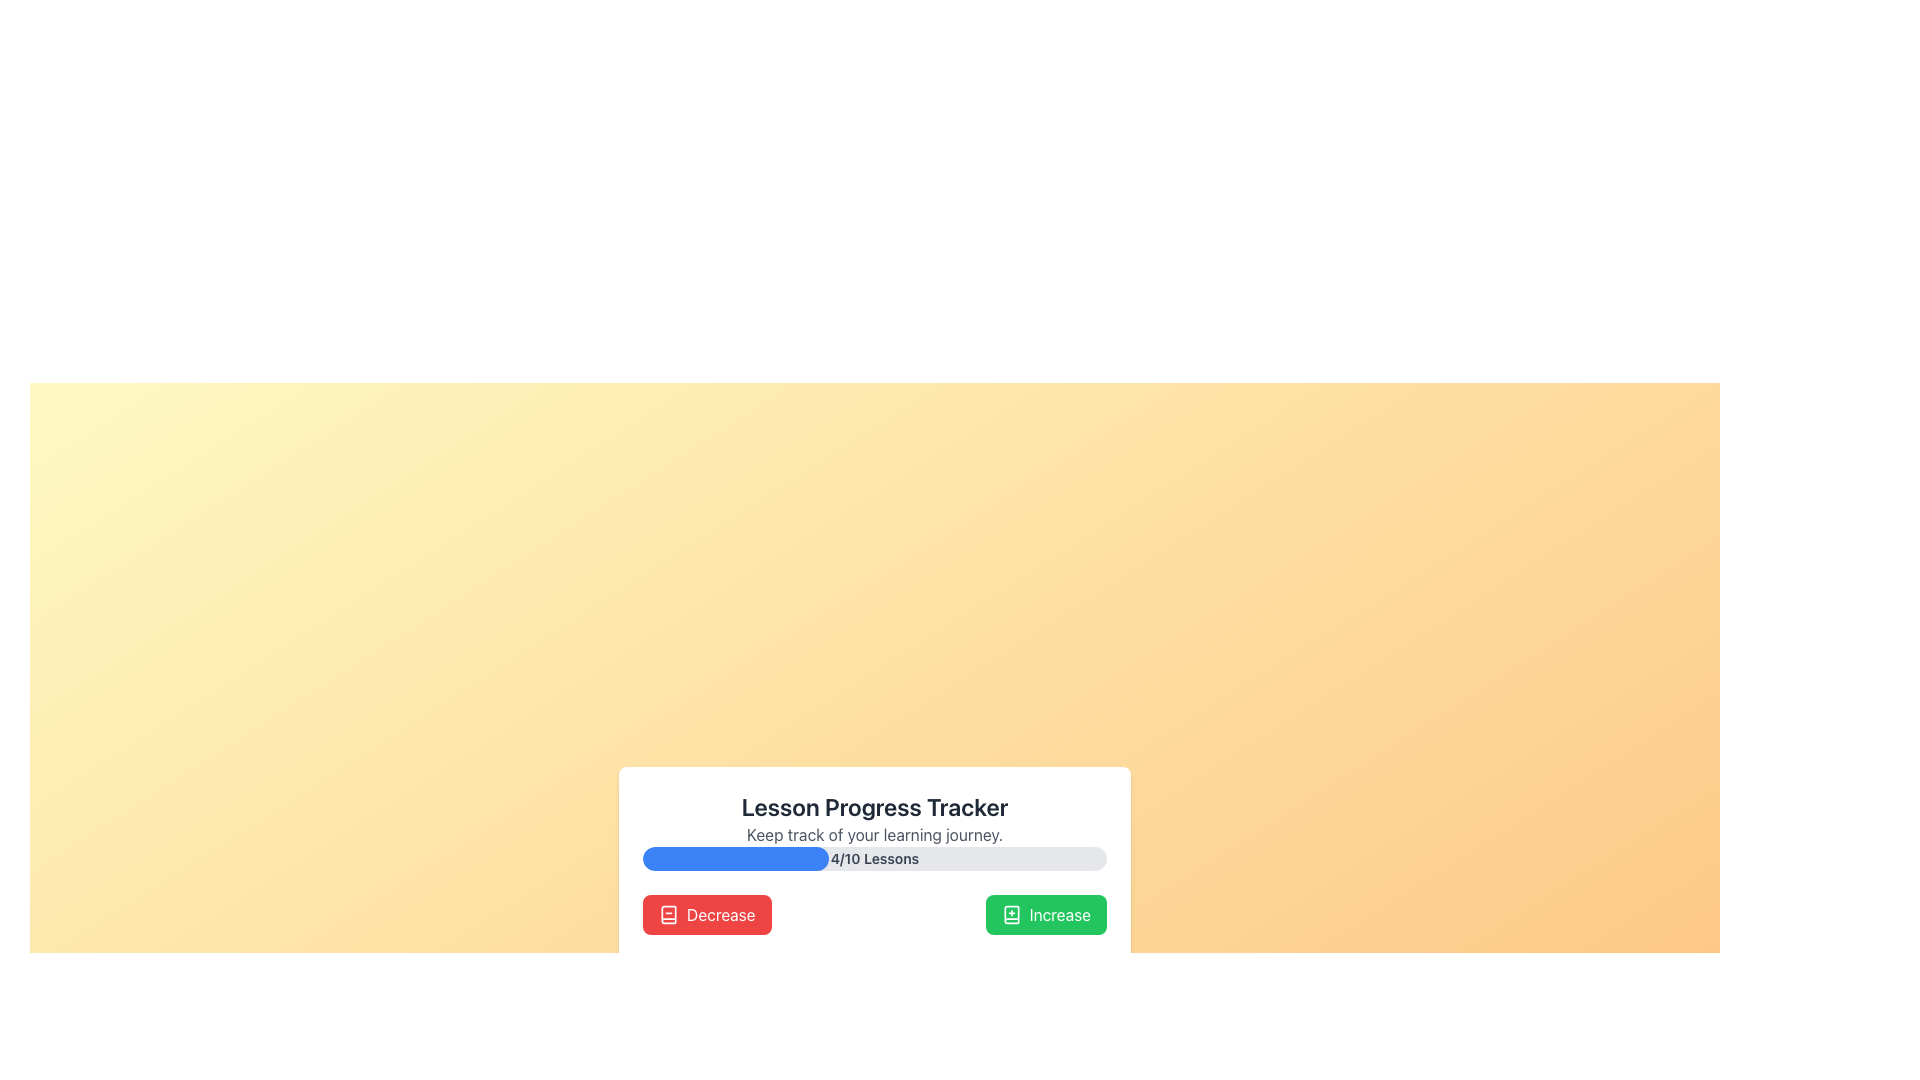  Describe the element at coordinates (874, 922) in the screenshot. I see `the interactive buttons of the progress tracker component` at that location.